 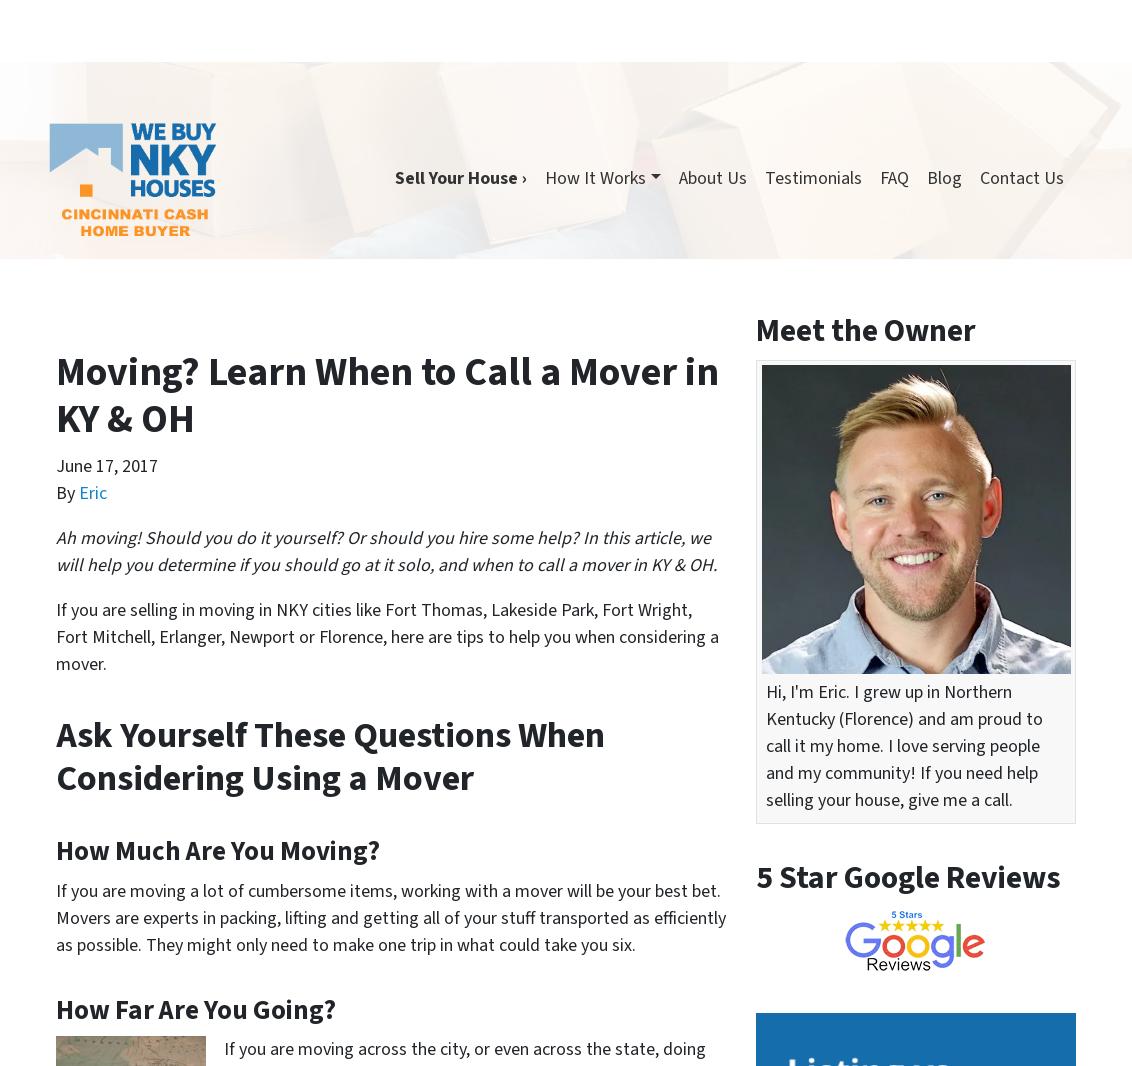 I want to click on 'Recent Posts', so click(x=754, y=304).